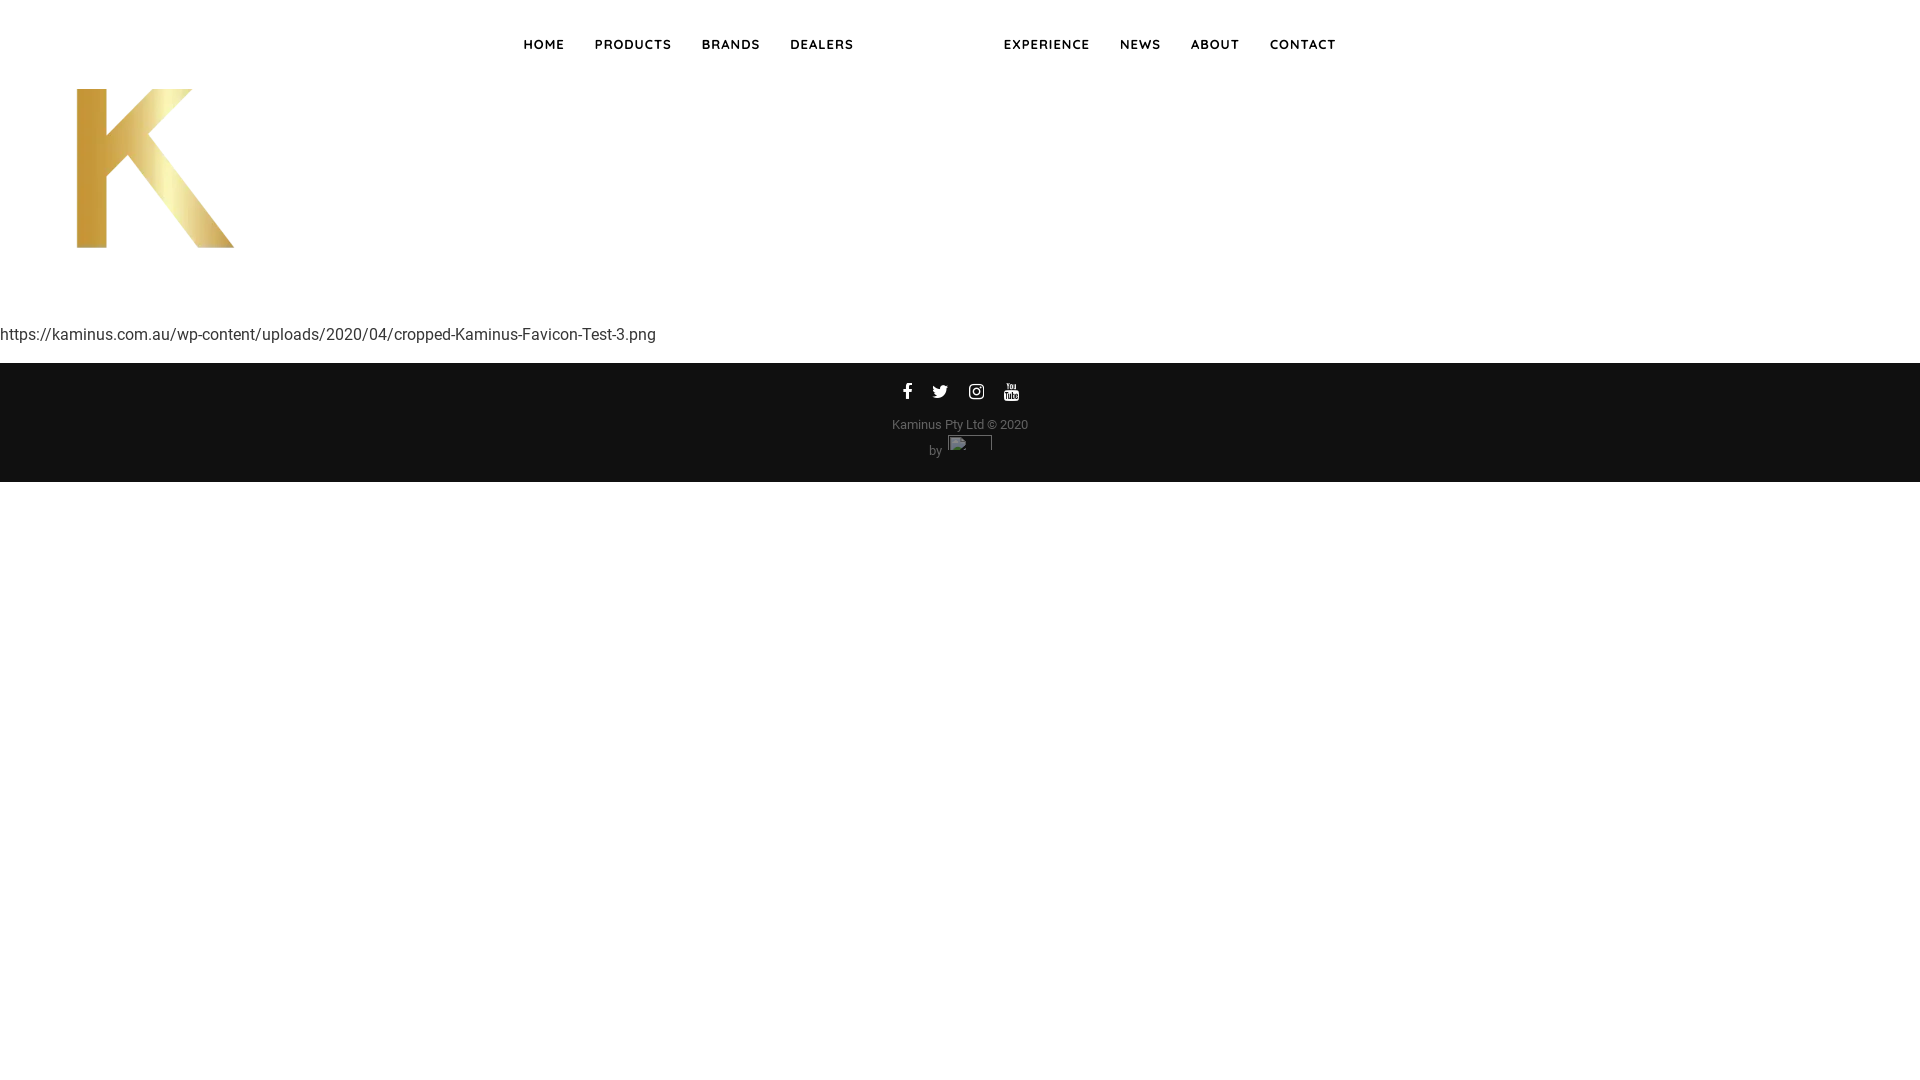 Image resolution: width=1920 pixels, height=1080 pixels. Describe the element at coordinates (1140, 45) in the screenshot. I see `'NEWS'` at that location.